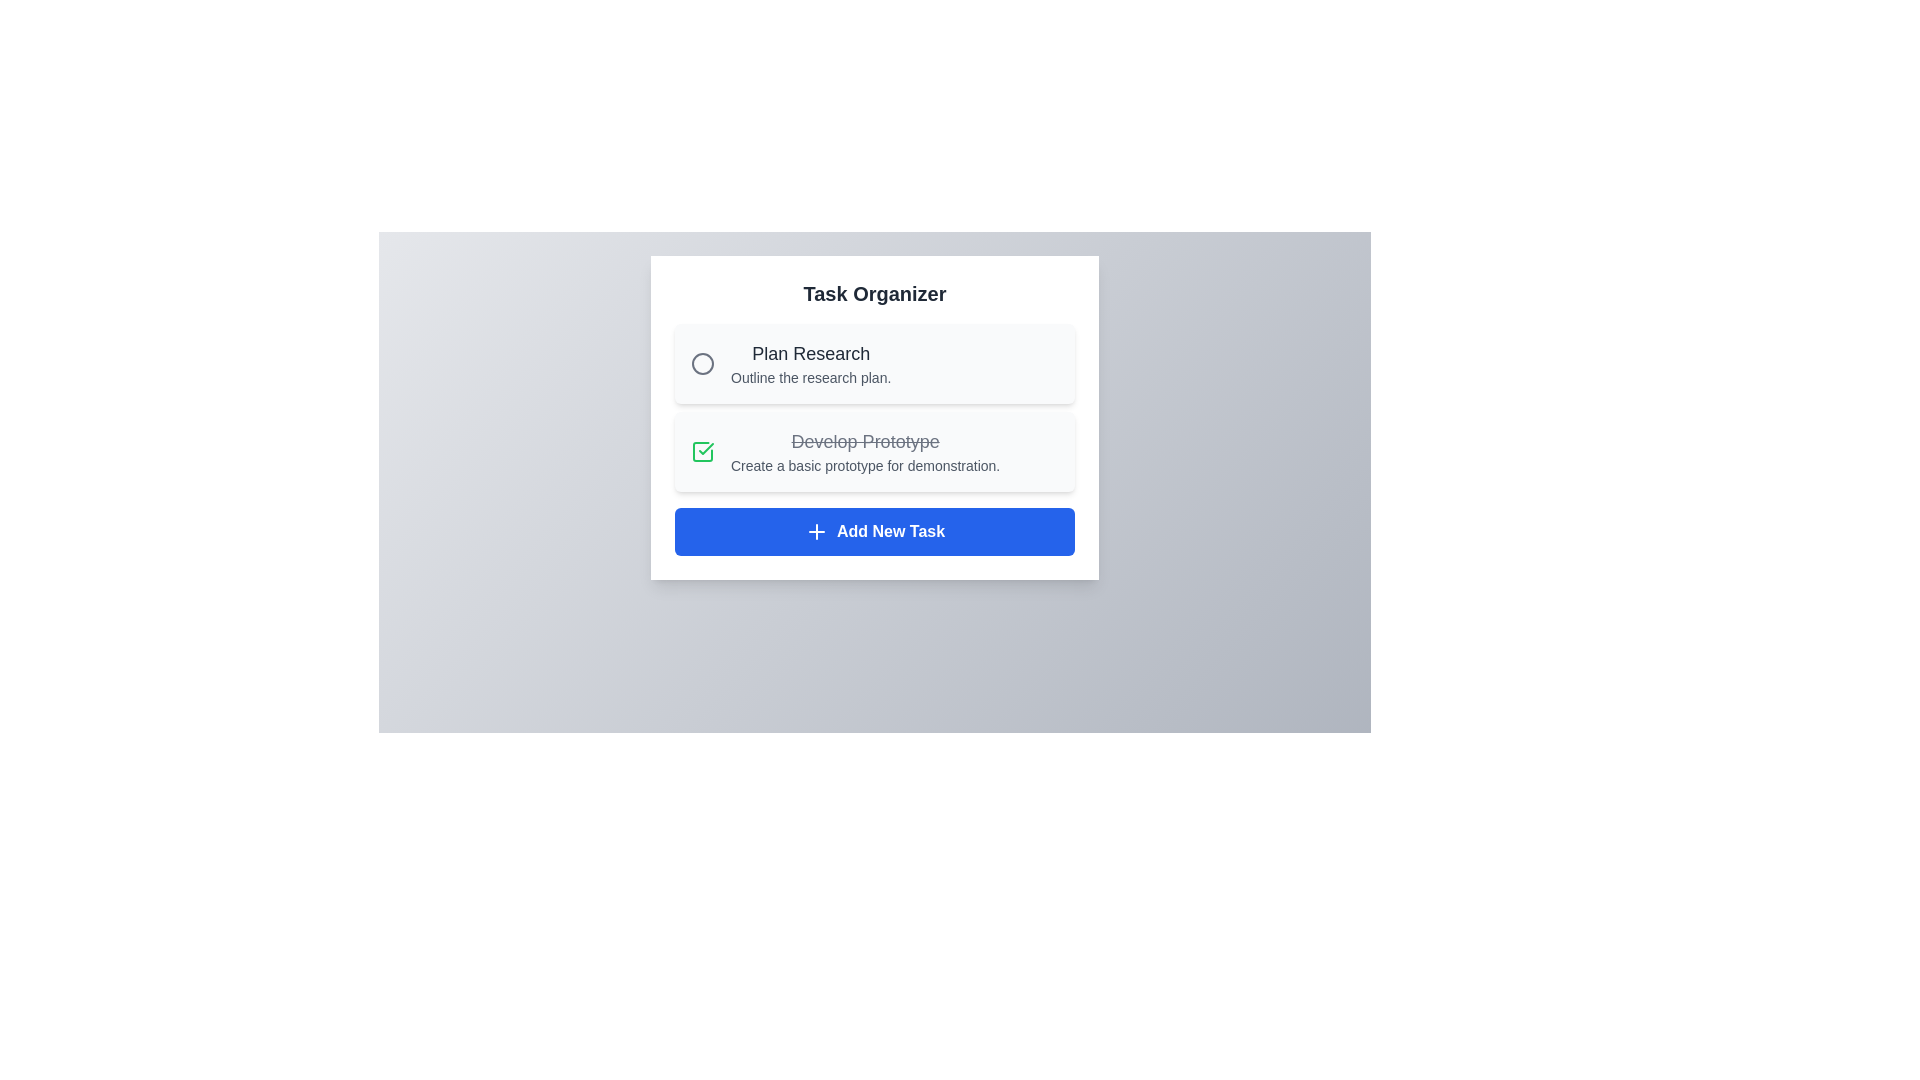 Image resolution: width=1920 pixels, height=1080 pixels. What do you see at coordinates (702, 363) in the screenshot?
I see `the task titled 'Plan Research' to analyze its details` at bounding box center [702, 363].